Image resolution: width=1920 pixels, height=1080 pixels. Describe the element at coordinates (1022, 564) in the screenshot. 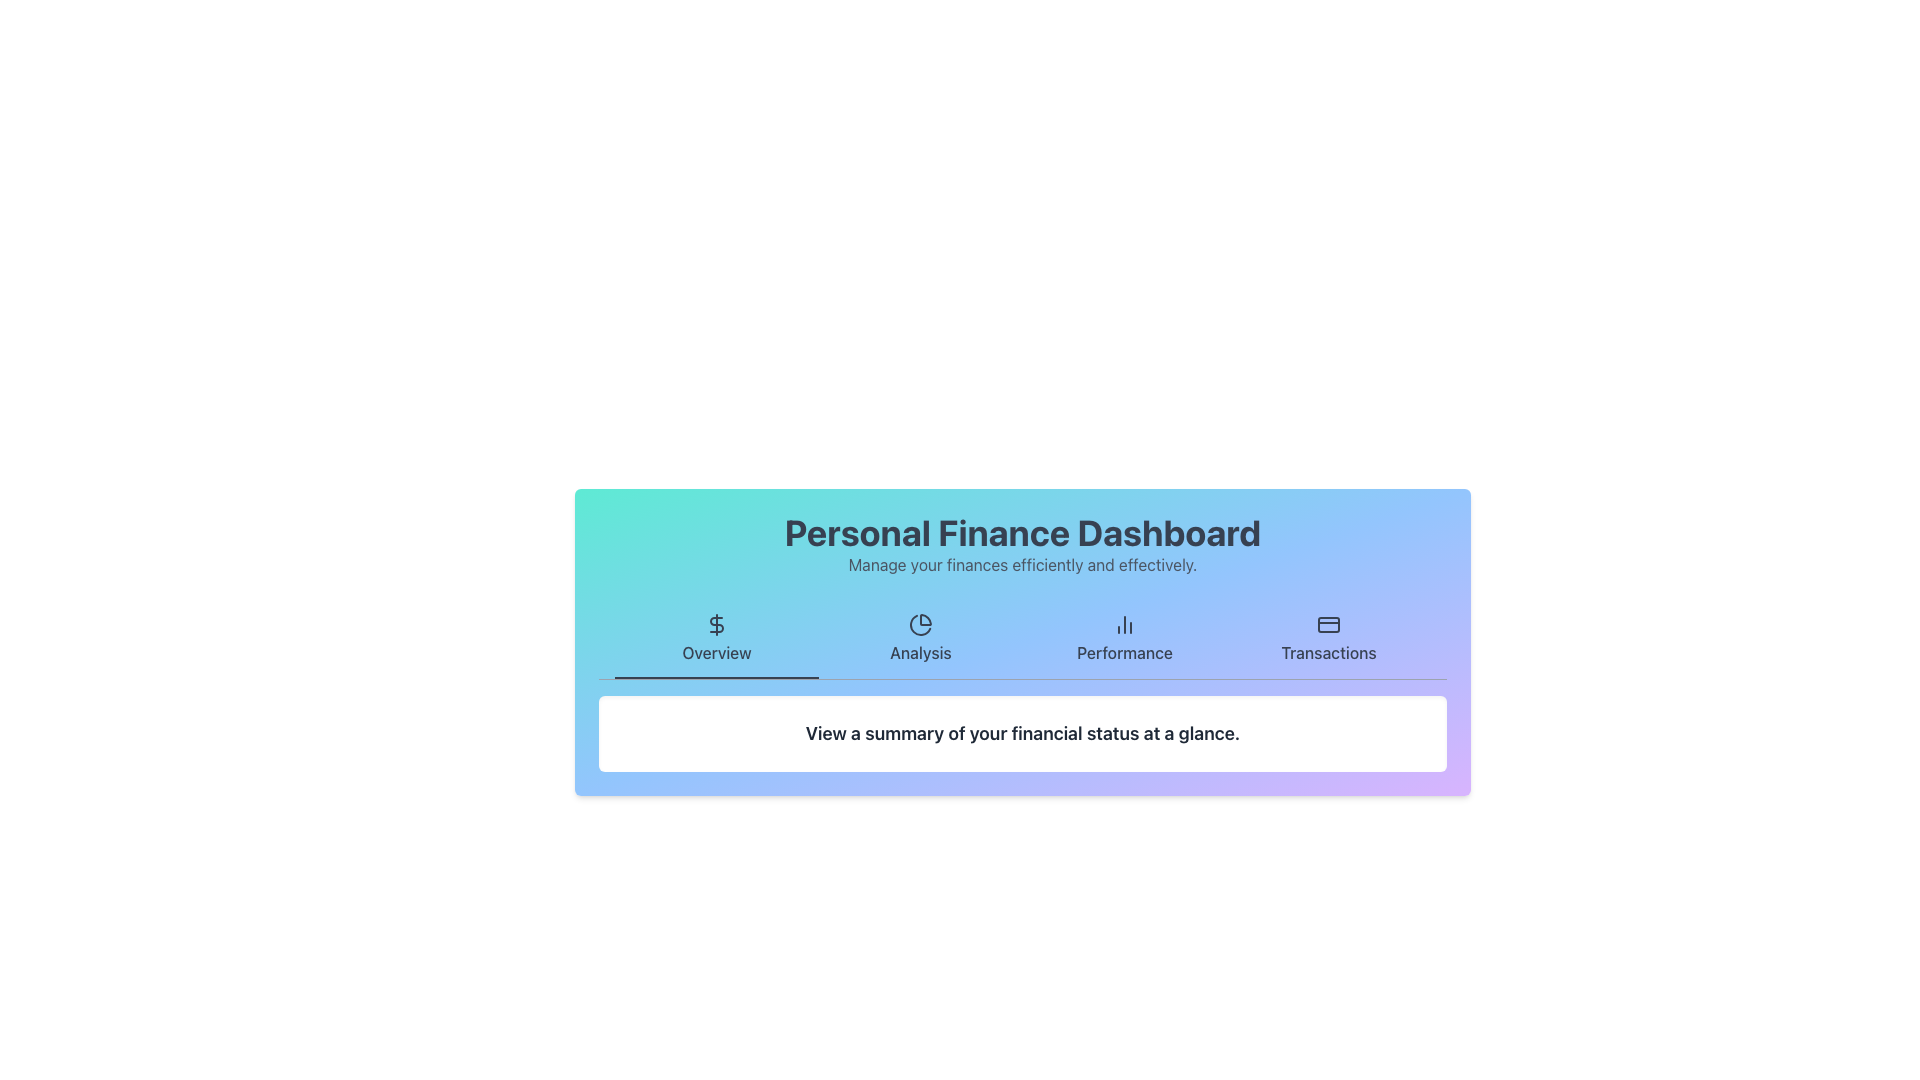

I see `text label displaying 'Manage your finances efficiently and effectively.' which is located beneath the header 'Personal Finance Dashboard'` at that location.